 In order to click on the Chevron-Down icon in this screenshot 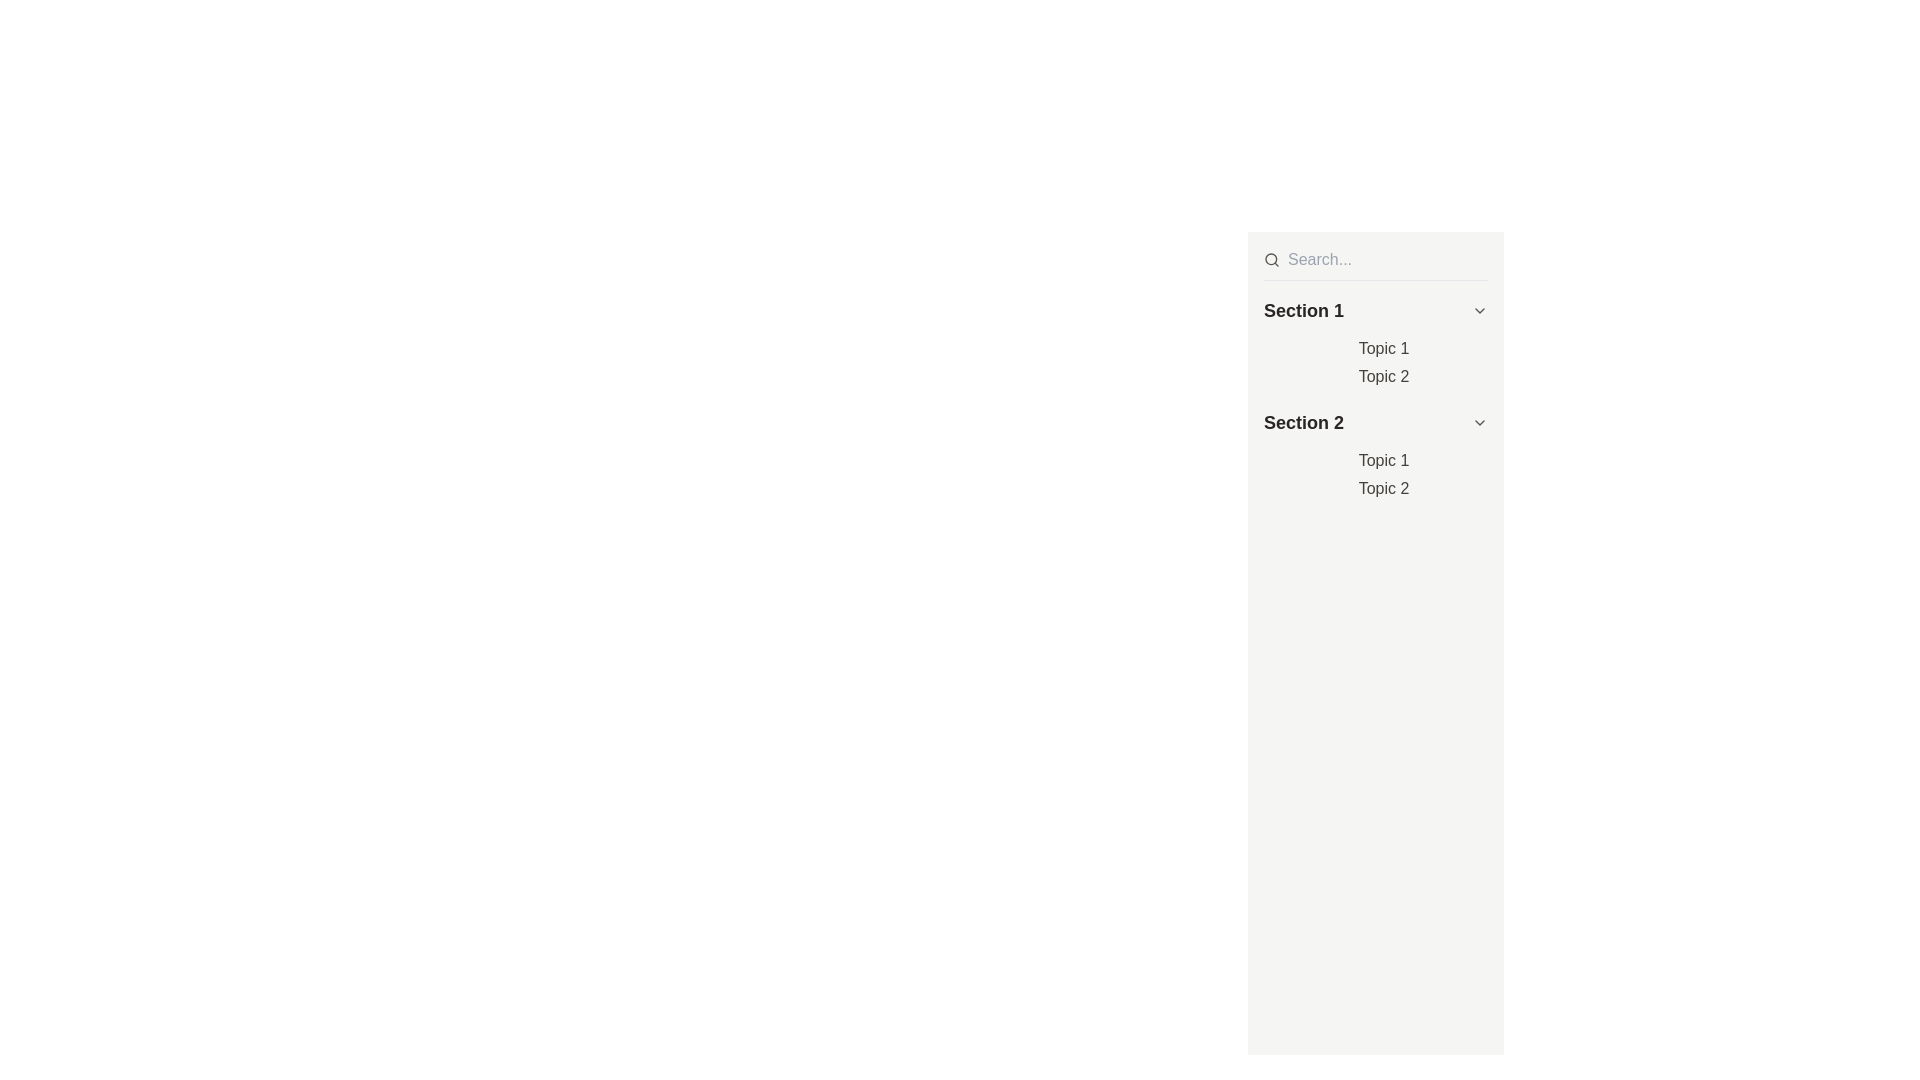, I will do `click(1479, 311)`.